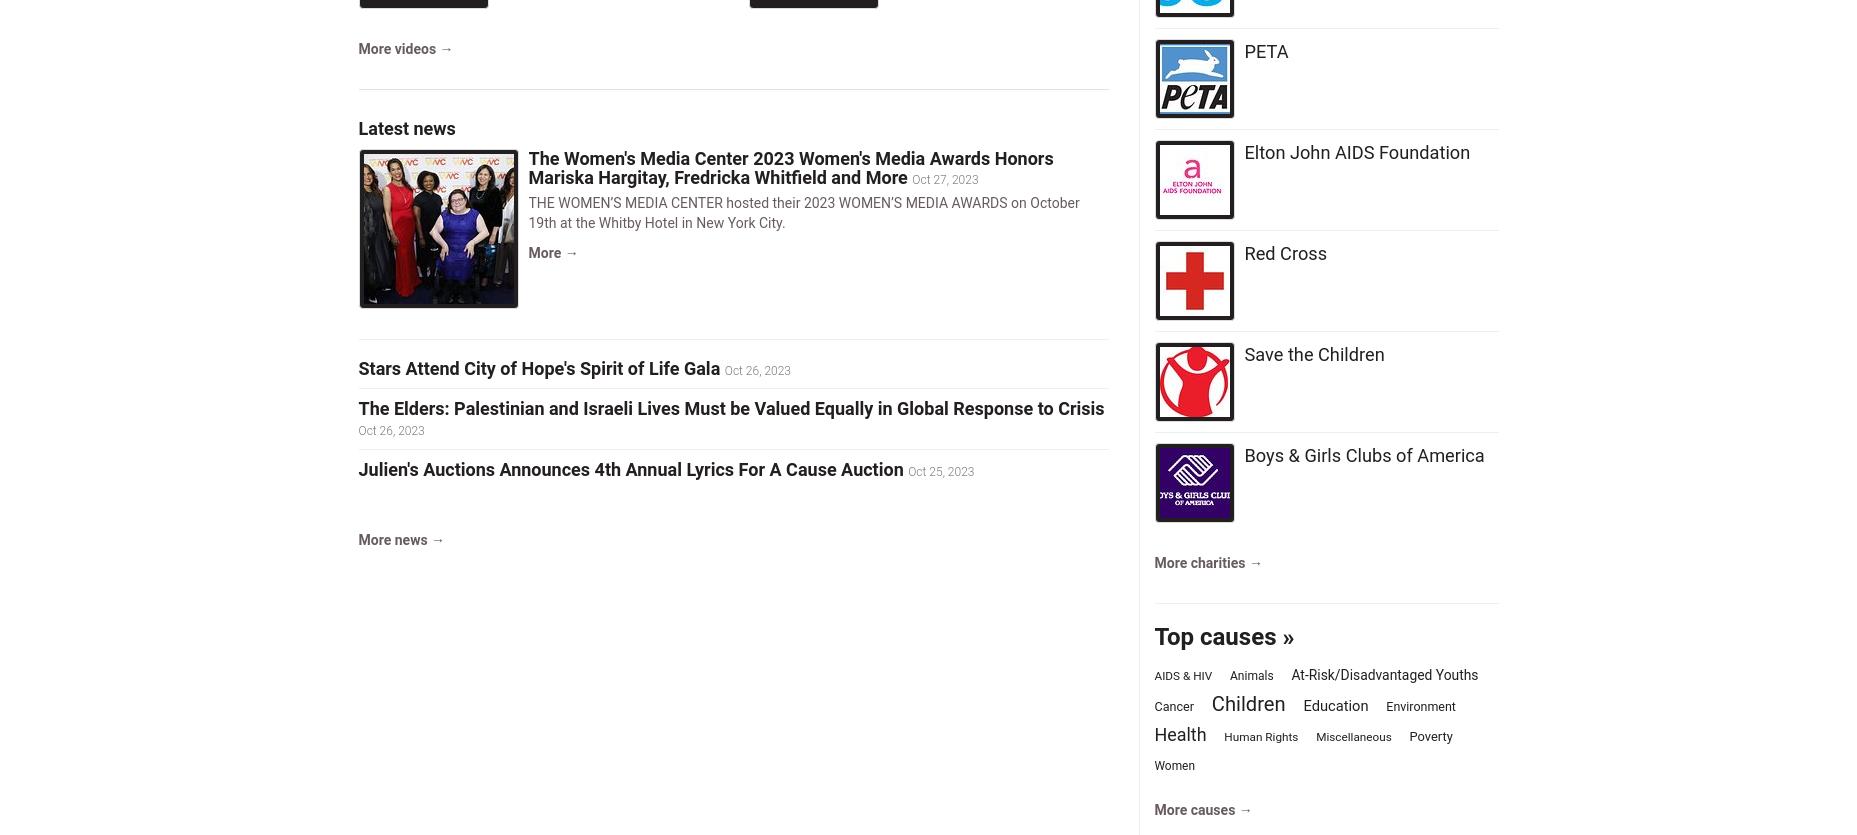 This screenshot has height=835, width=1857. What do you see at coordinates (1386, 705) in the screenshot?
I see `'Environment'` at bounding box center [1386, 705].